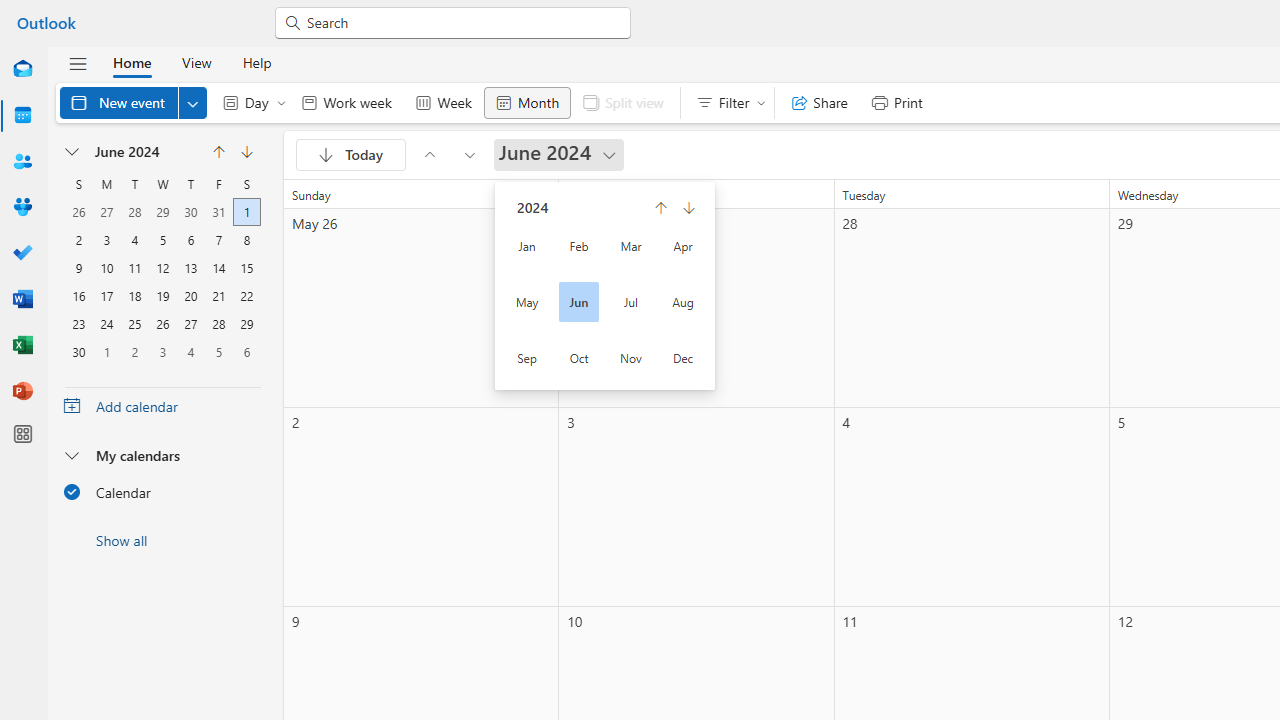  What do you see at coordinates (105, 321) in the screenshot?
I see `'24, June, 2024'` at bounding box center [105, 321].